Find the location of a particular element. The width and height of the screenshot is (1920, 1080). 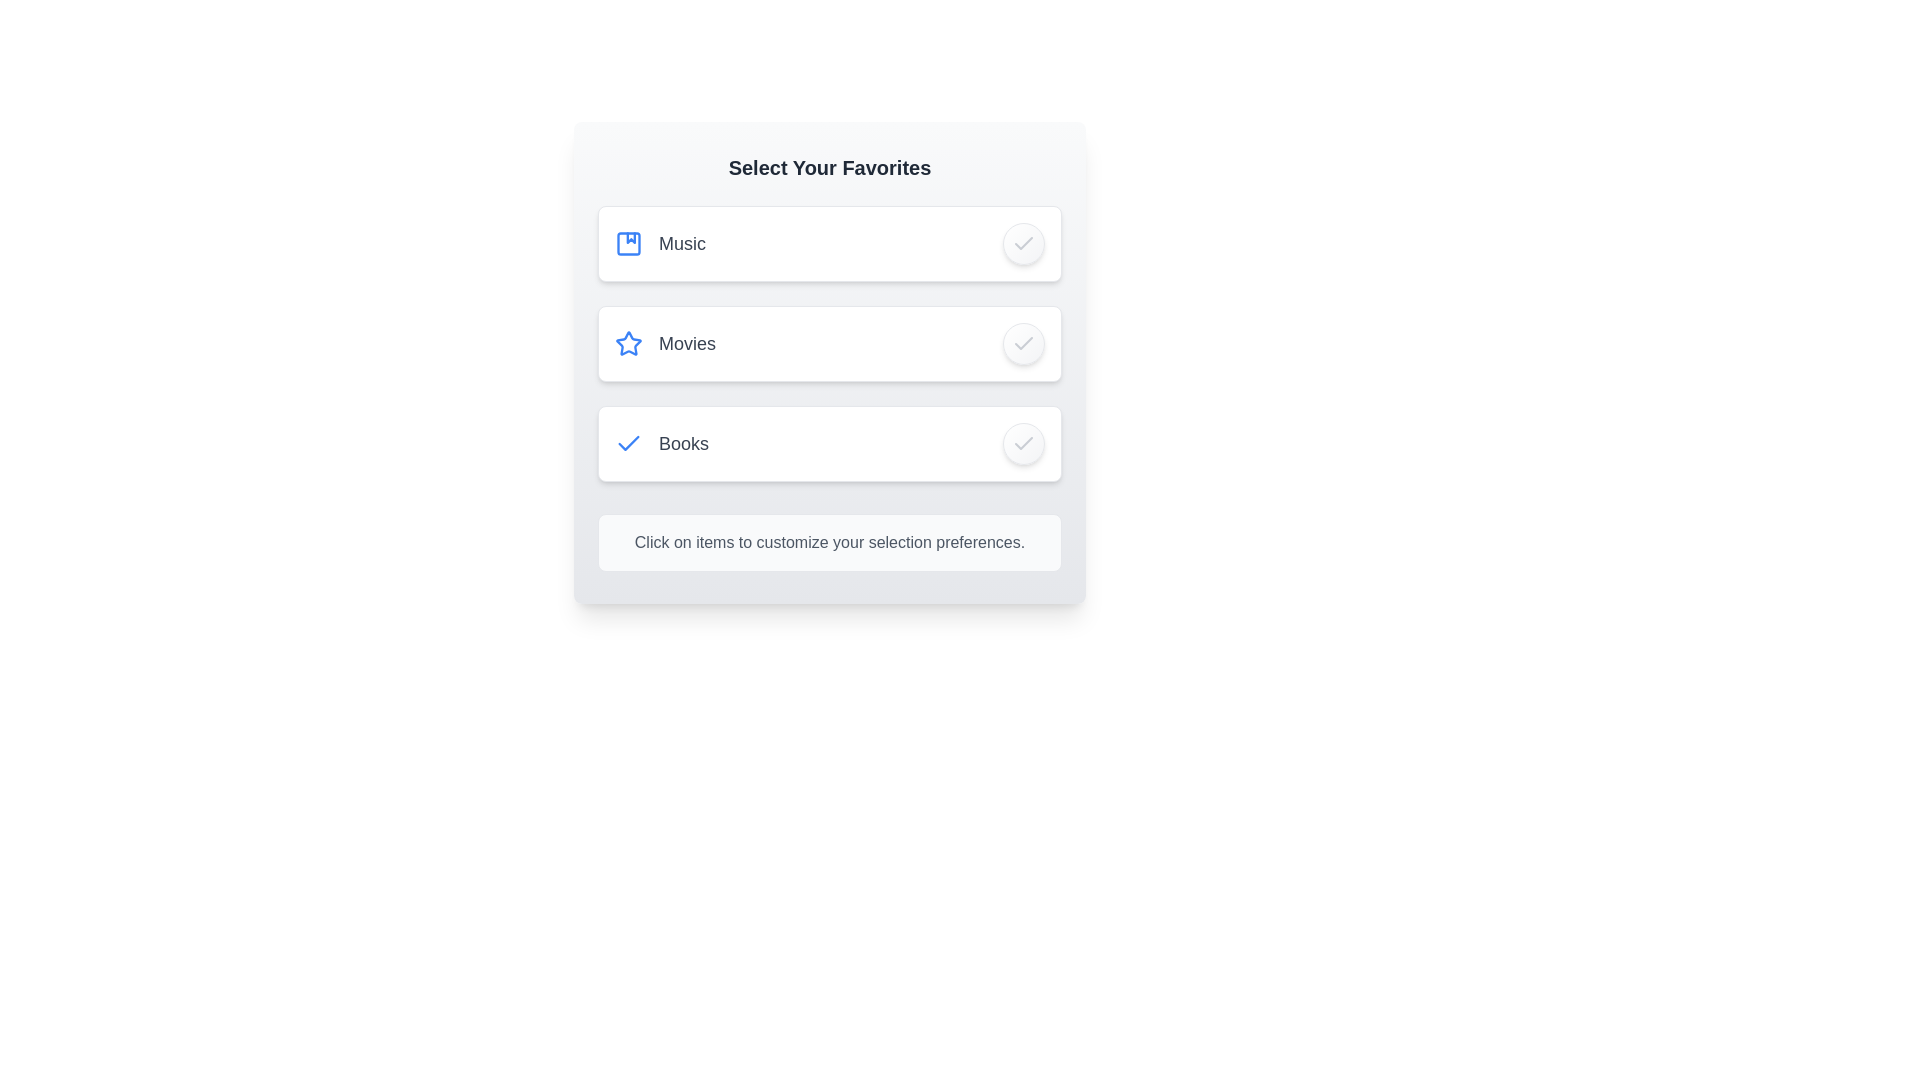

the static text label that describes the 'Music' category, located in the first row of a vertically stacked list, adjacent to an album icon and a checkmark icon is located at coordinates (682, 242).